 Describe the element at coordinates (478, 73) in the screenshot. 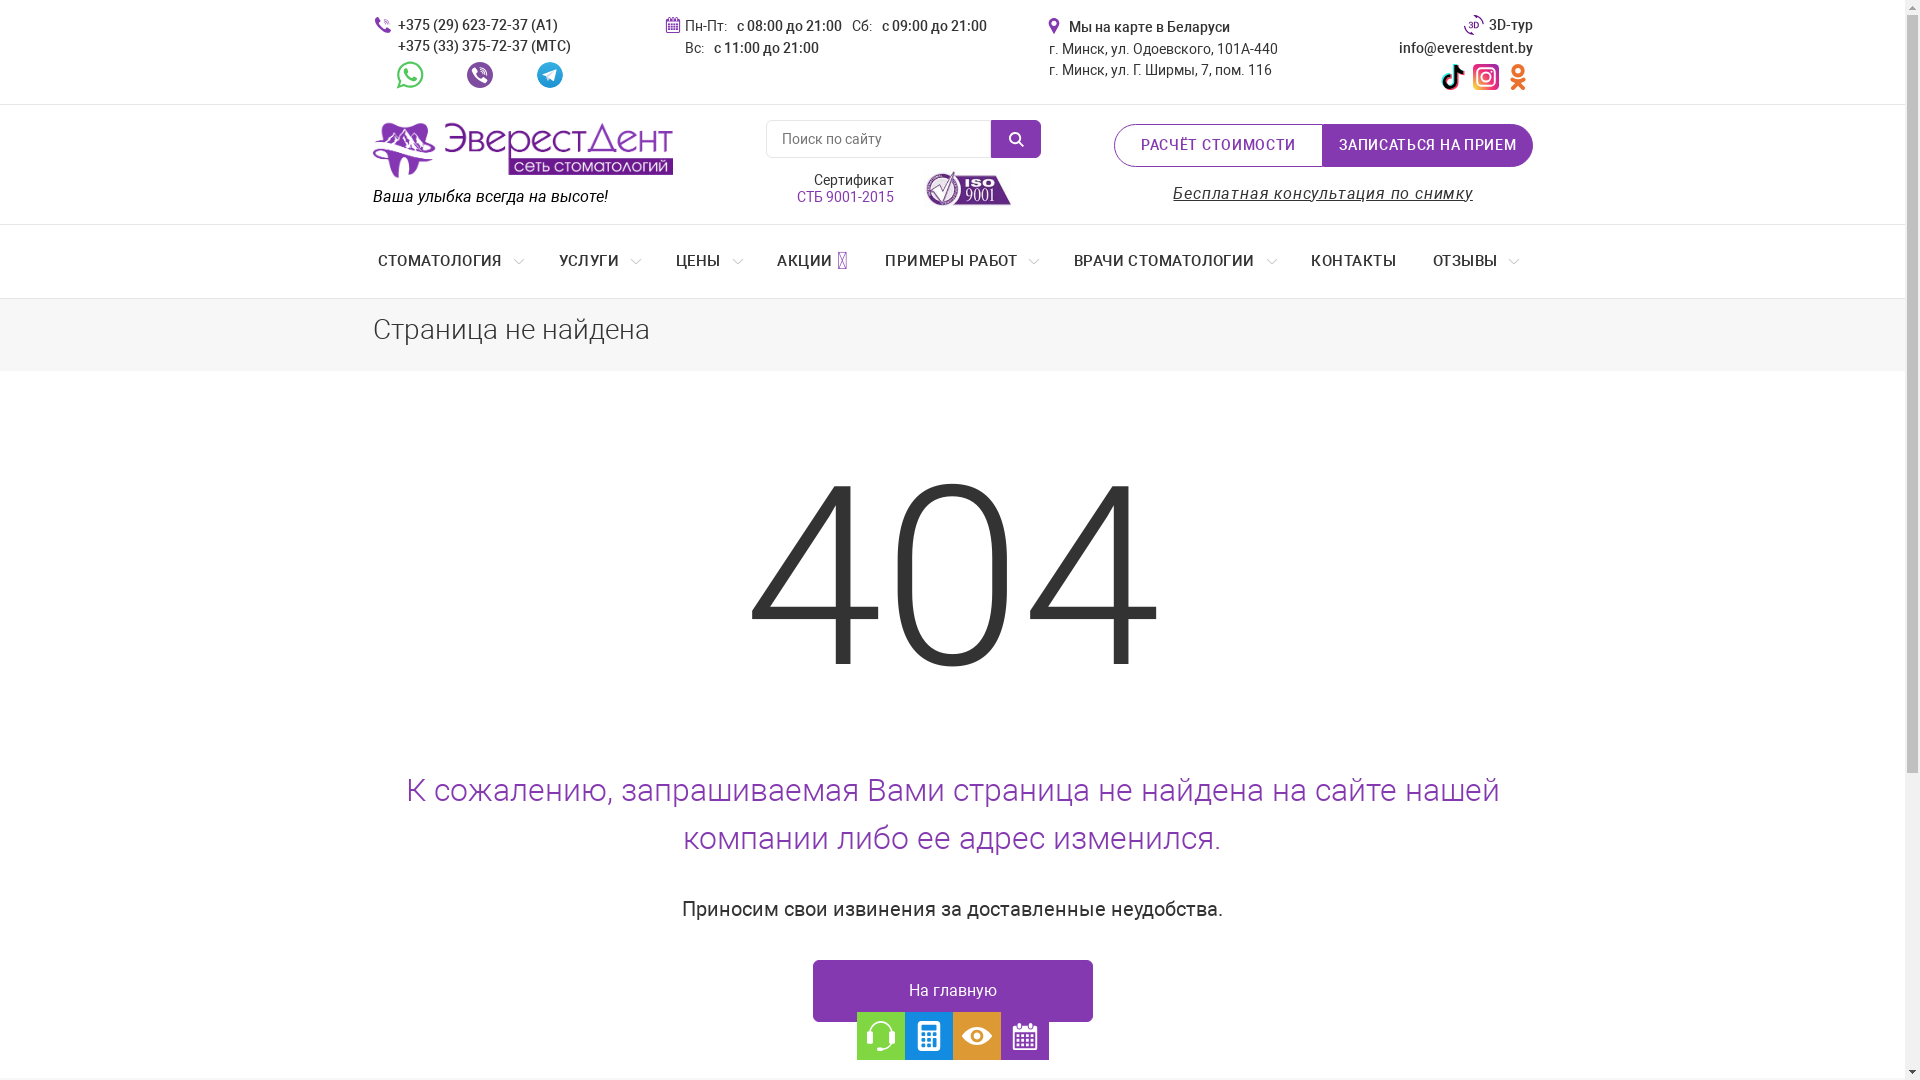

I see `'Viber'` at that location.